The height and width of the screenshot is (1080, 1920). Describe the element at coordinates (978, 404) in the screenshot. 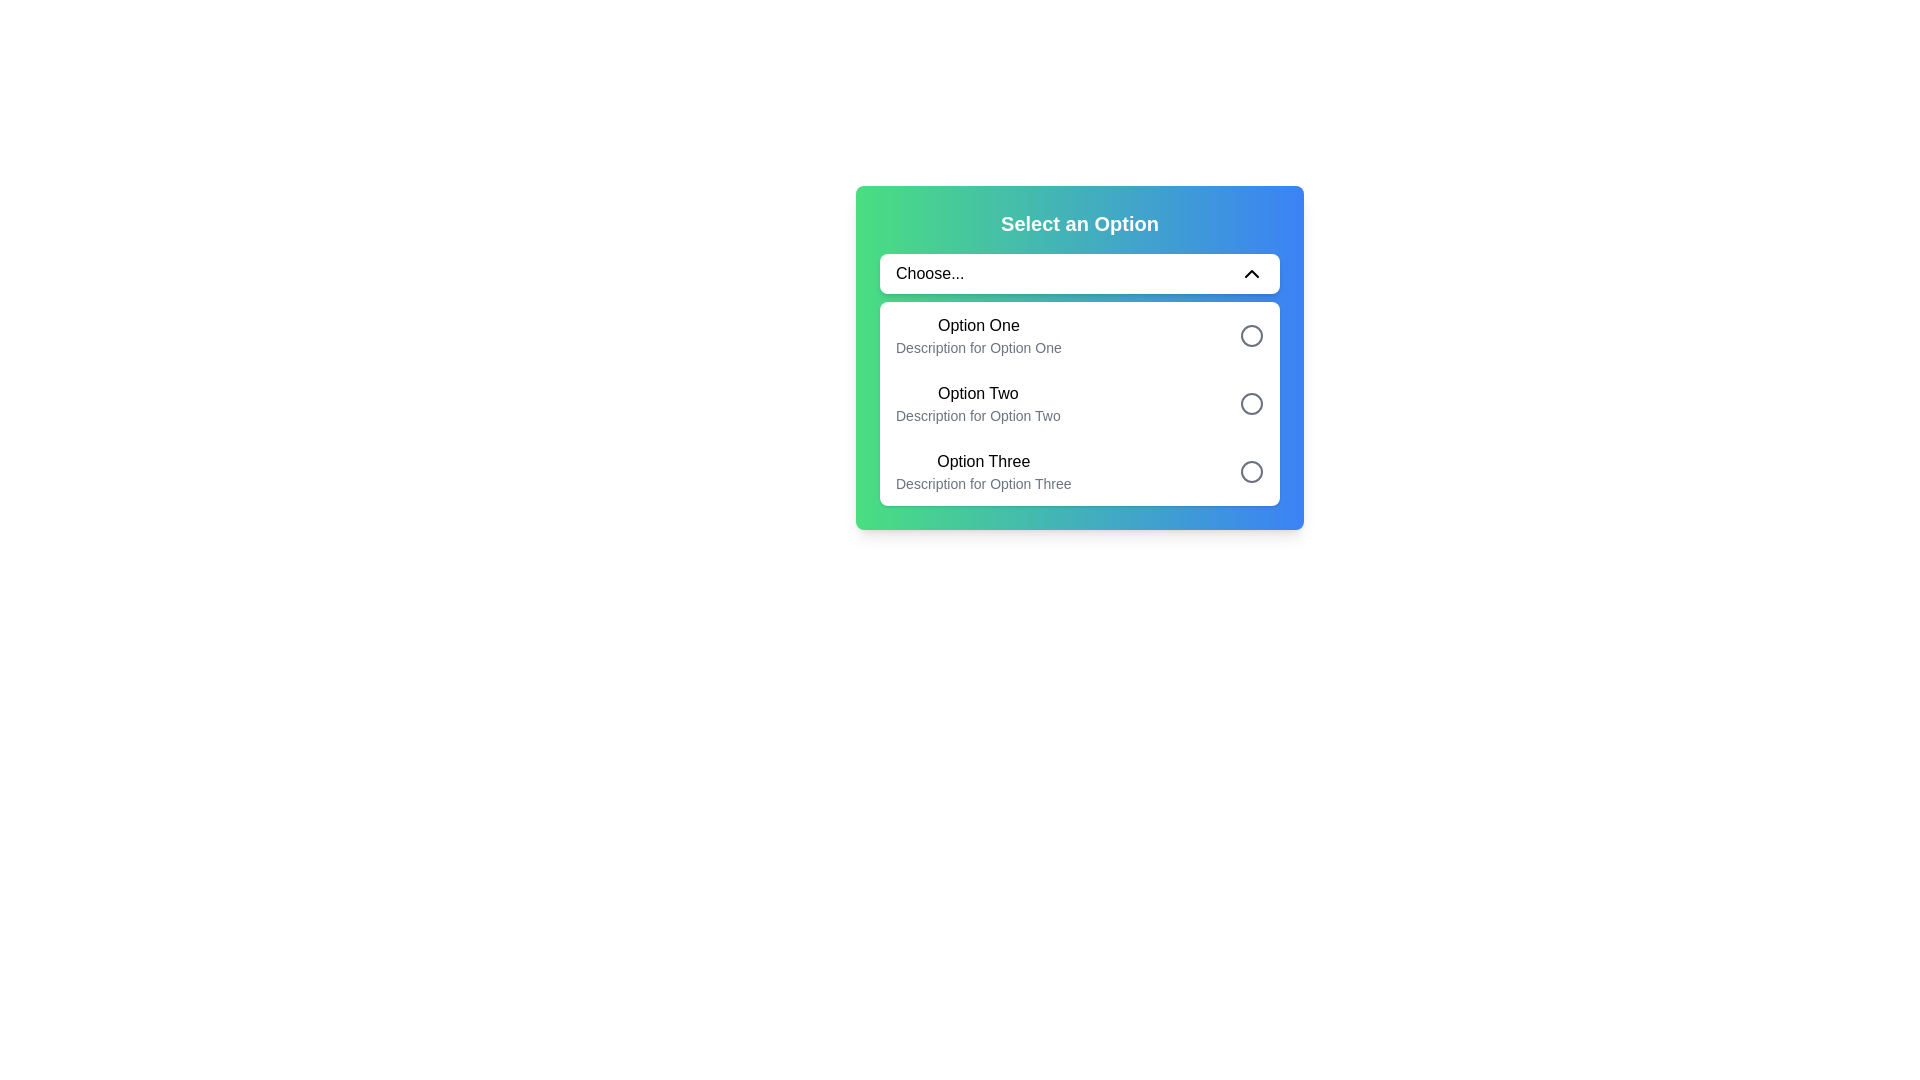

I see `text from the second option in the dropdown menu titled 'Select an Option,' which displays 'Option Two' in bold black font and 'Description for Option Two' in smaller gray text` at that location.